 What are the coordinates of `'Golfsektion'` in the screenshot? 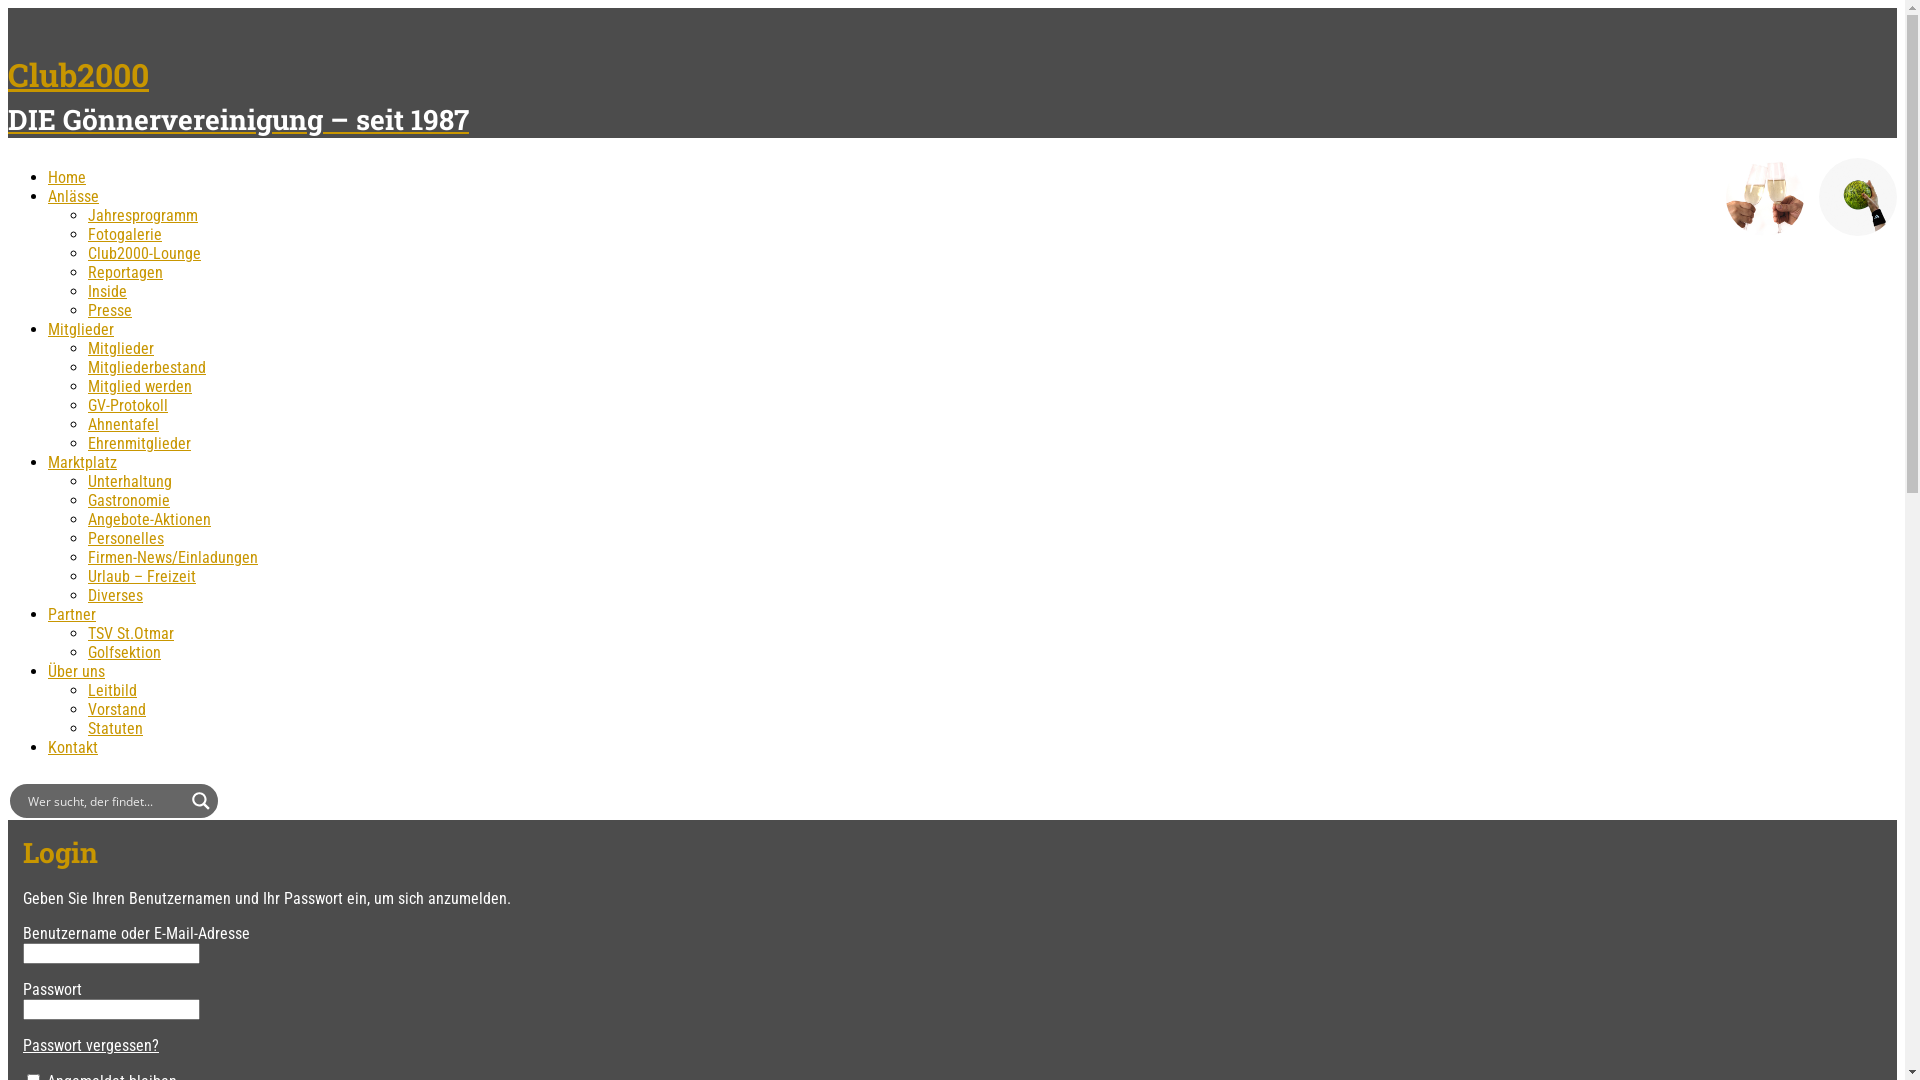 It's located at (123, 652).